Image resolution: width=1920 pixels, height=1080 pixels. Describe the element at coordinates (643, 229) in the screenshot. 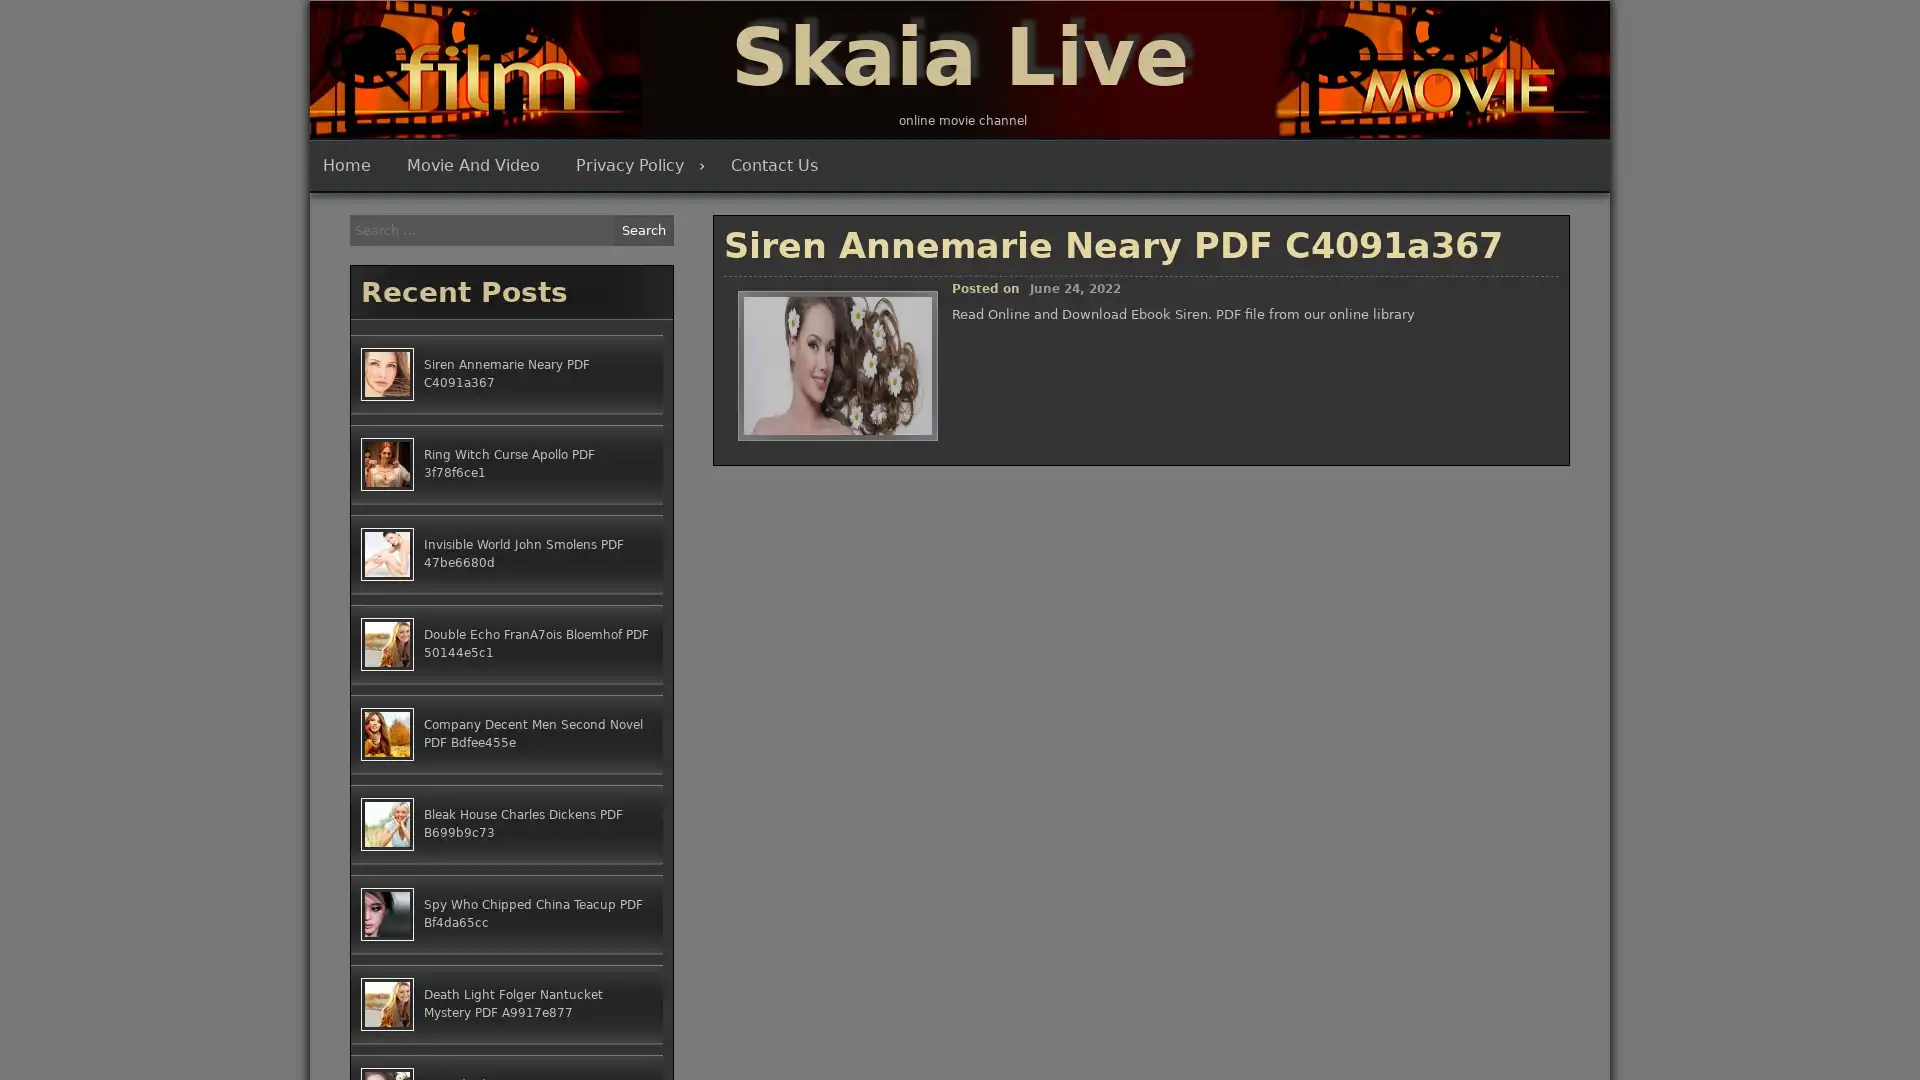

I see `Search` at that location.